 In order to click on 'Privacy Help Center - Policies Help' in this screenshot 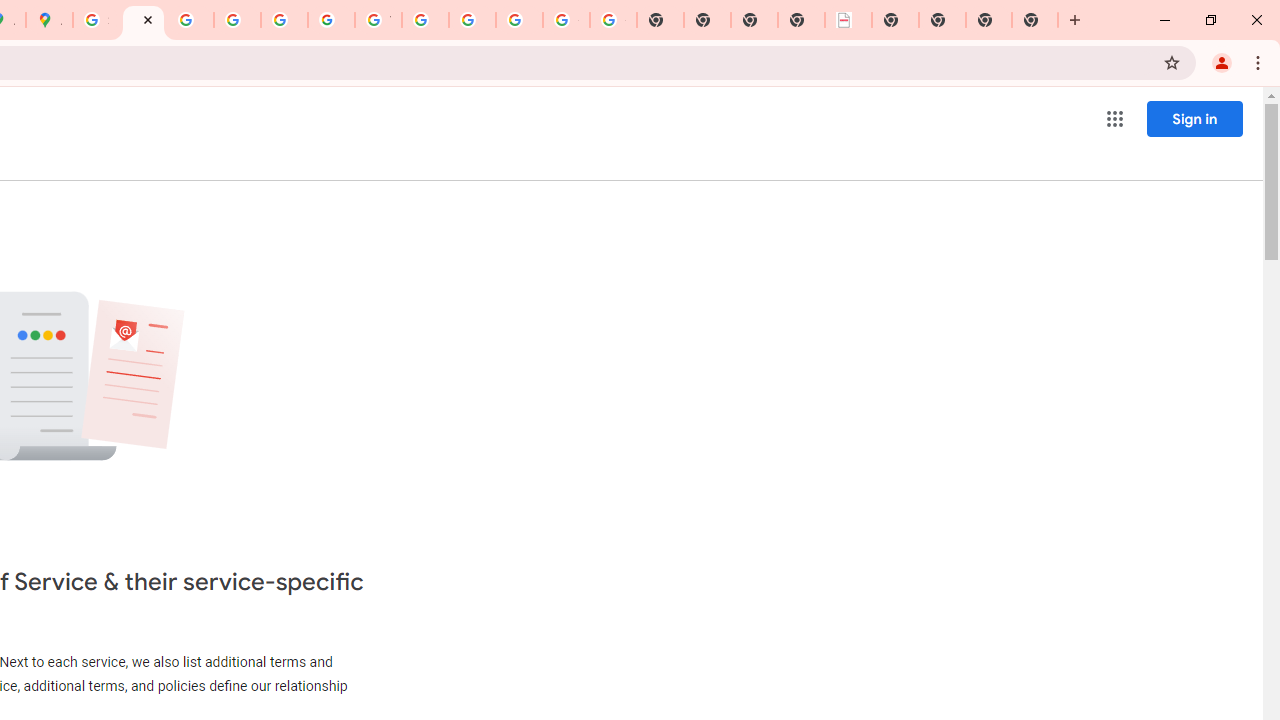, I will do `click(190, 20)`.